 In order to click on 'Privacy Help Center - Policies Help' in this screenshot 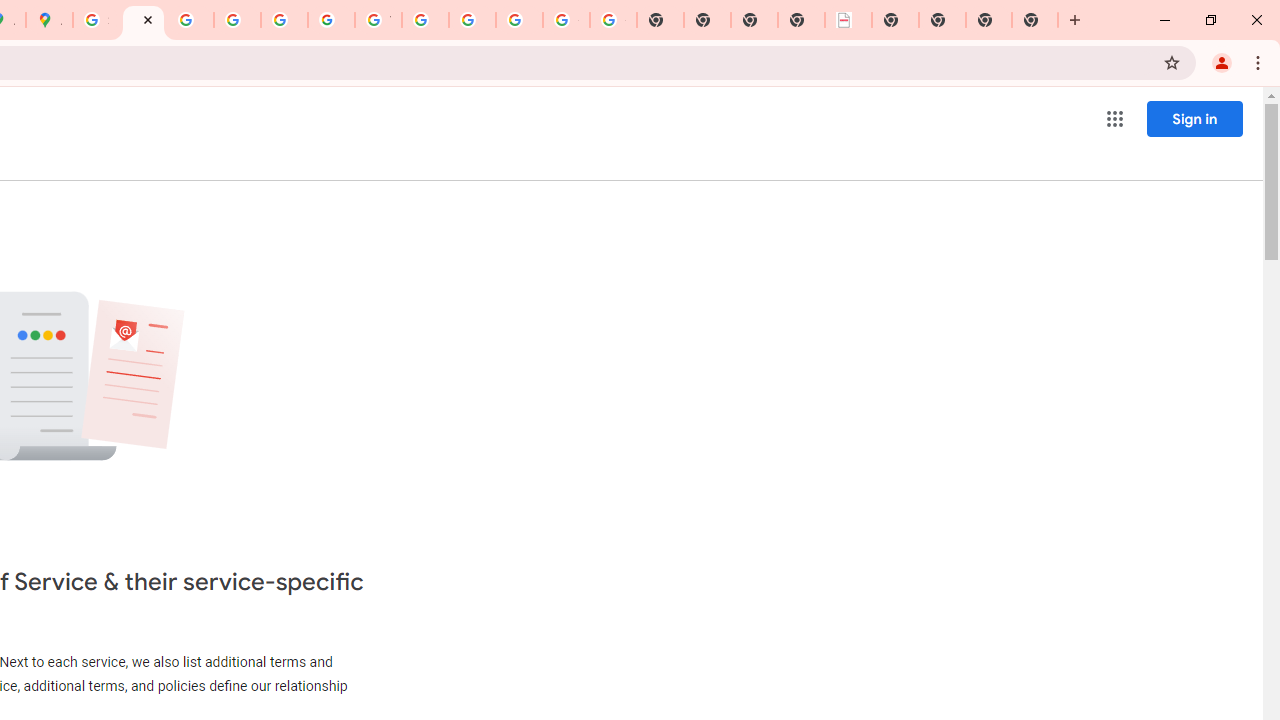, I will do `click(190, 20)`.